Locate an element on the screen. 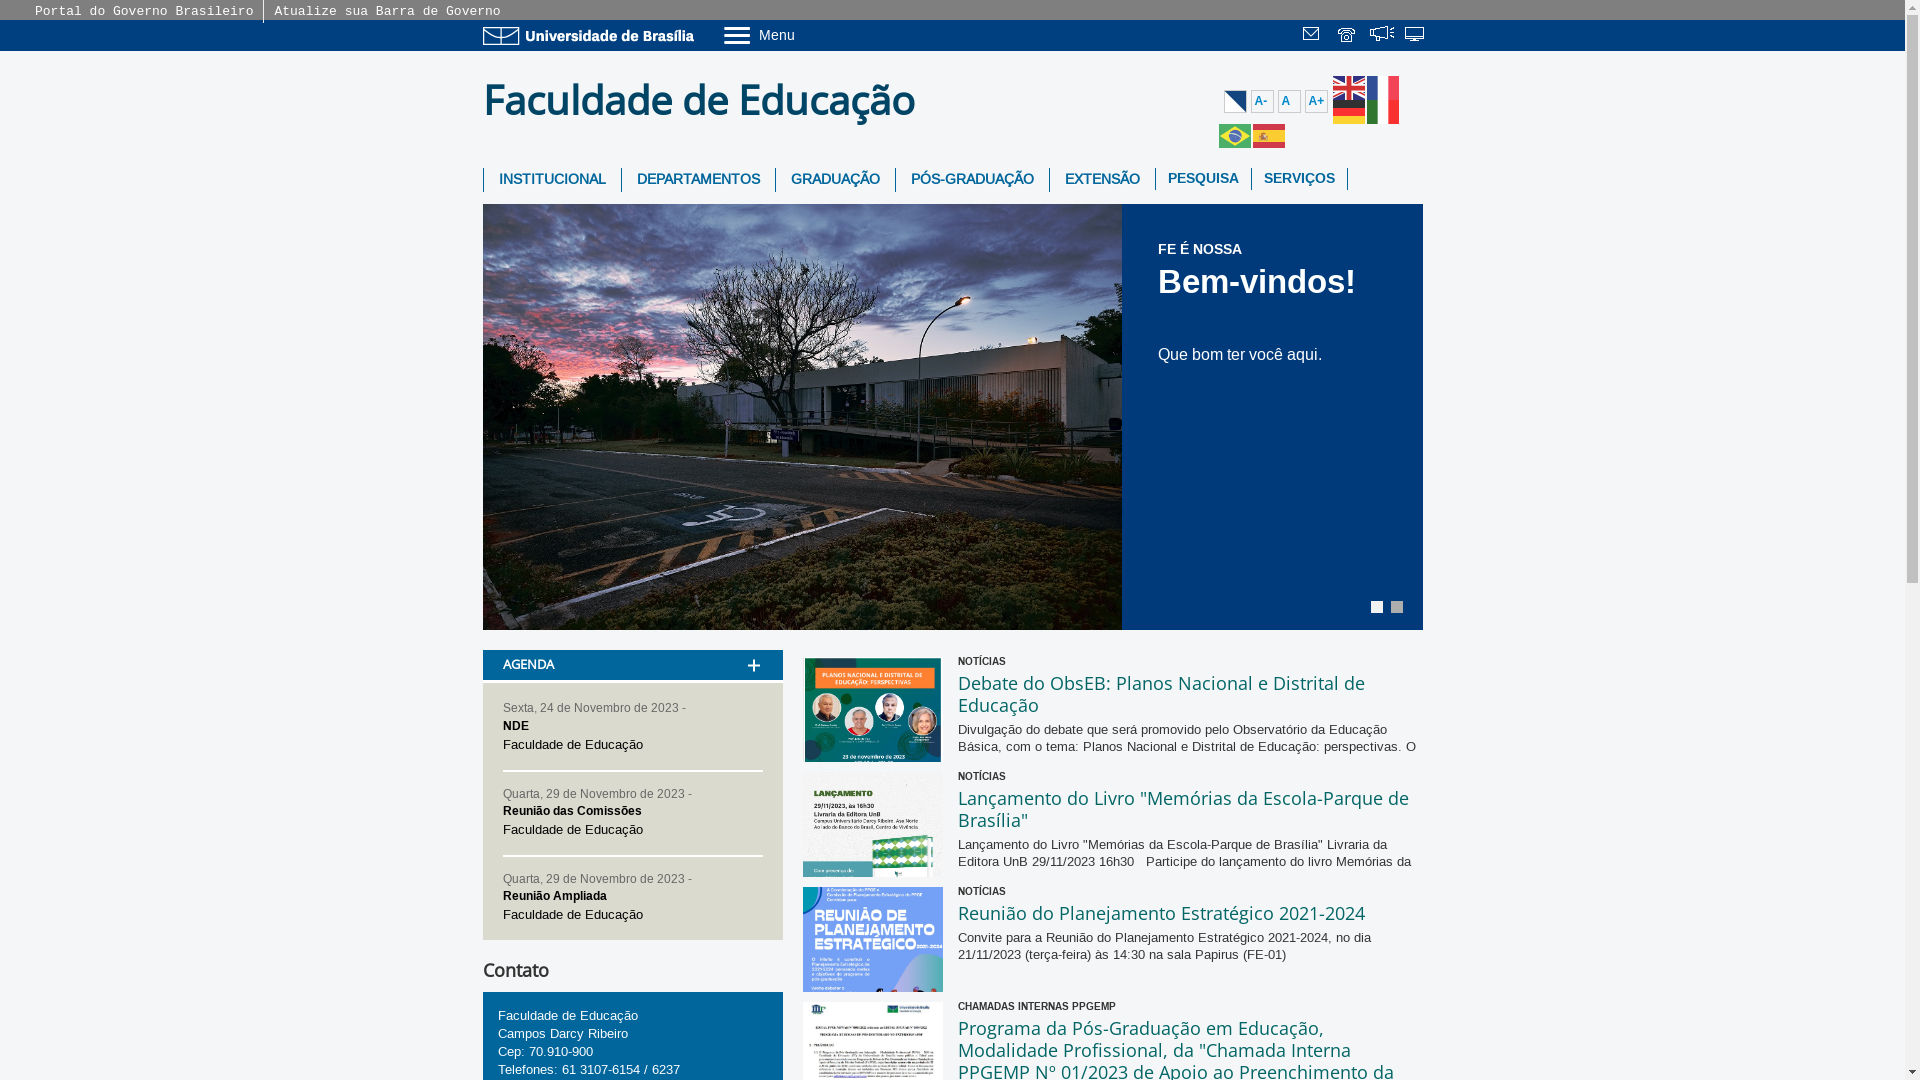 The height and width of the screenshot is (1080, 1920). 'Telefones da UnB' is located at coordinates (1335, 36).